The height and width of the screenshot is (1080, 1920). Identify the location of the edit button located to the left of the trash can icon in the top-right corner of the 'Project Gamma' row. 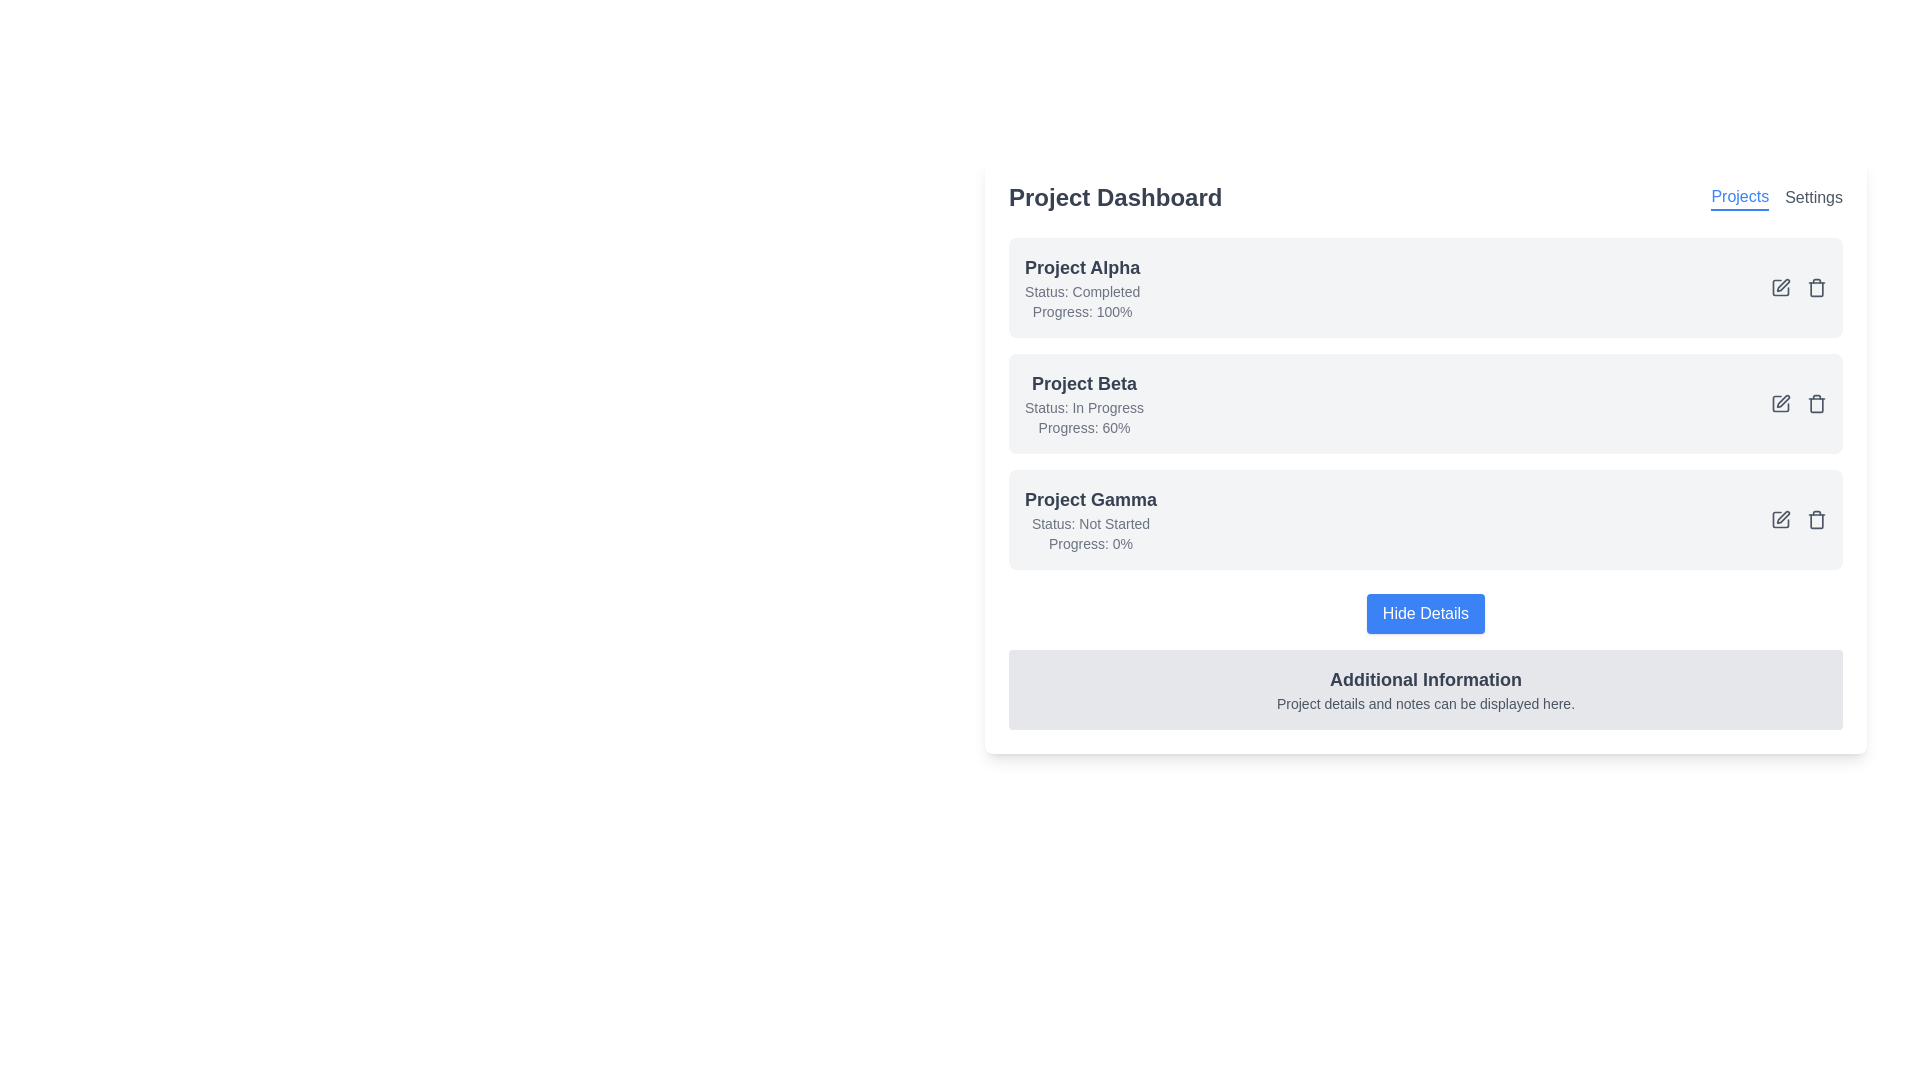
(1780, 519).